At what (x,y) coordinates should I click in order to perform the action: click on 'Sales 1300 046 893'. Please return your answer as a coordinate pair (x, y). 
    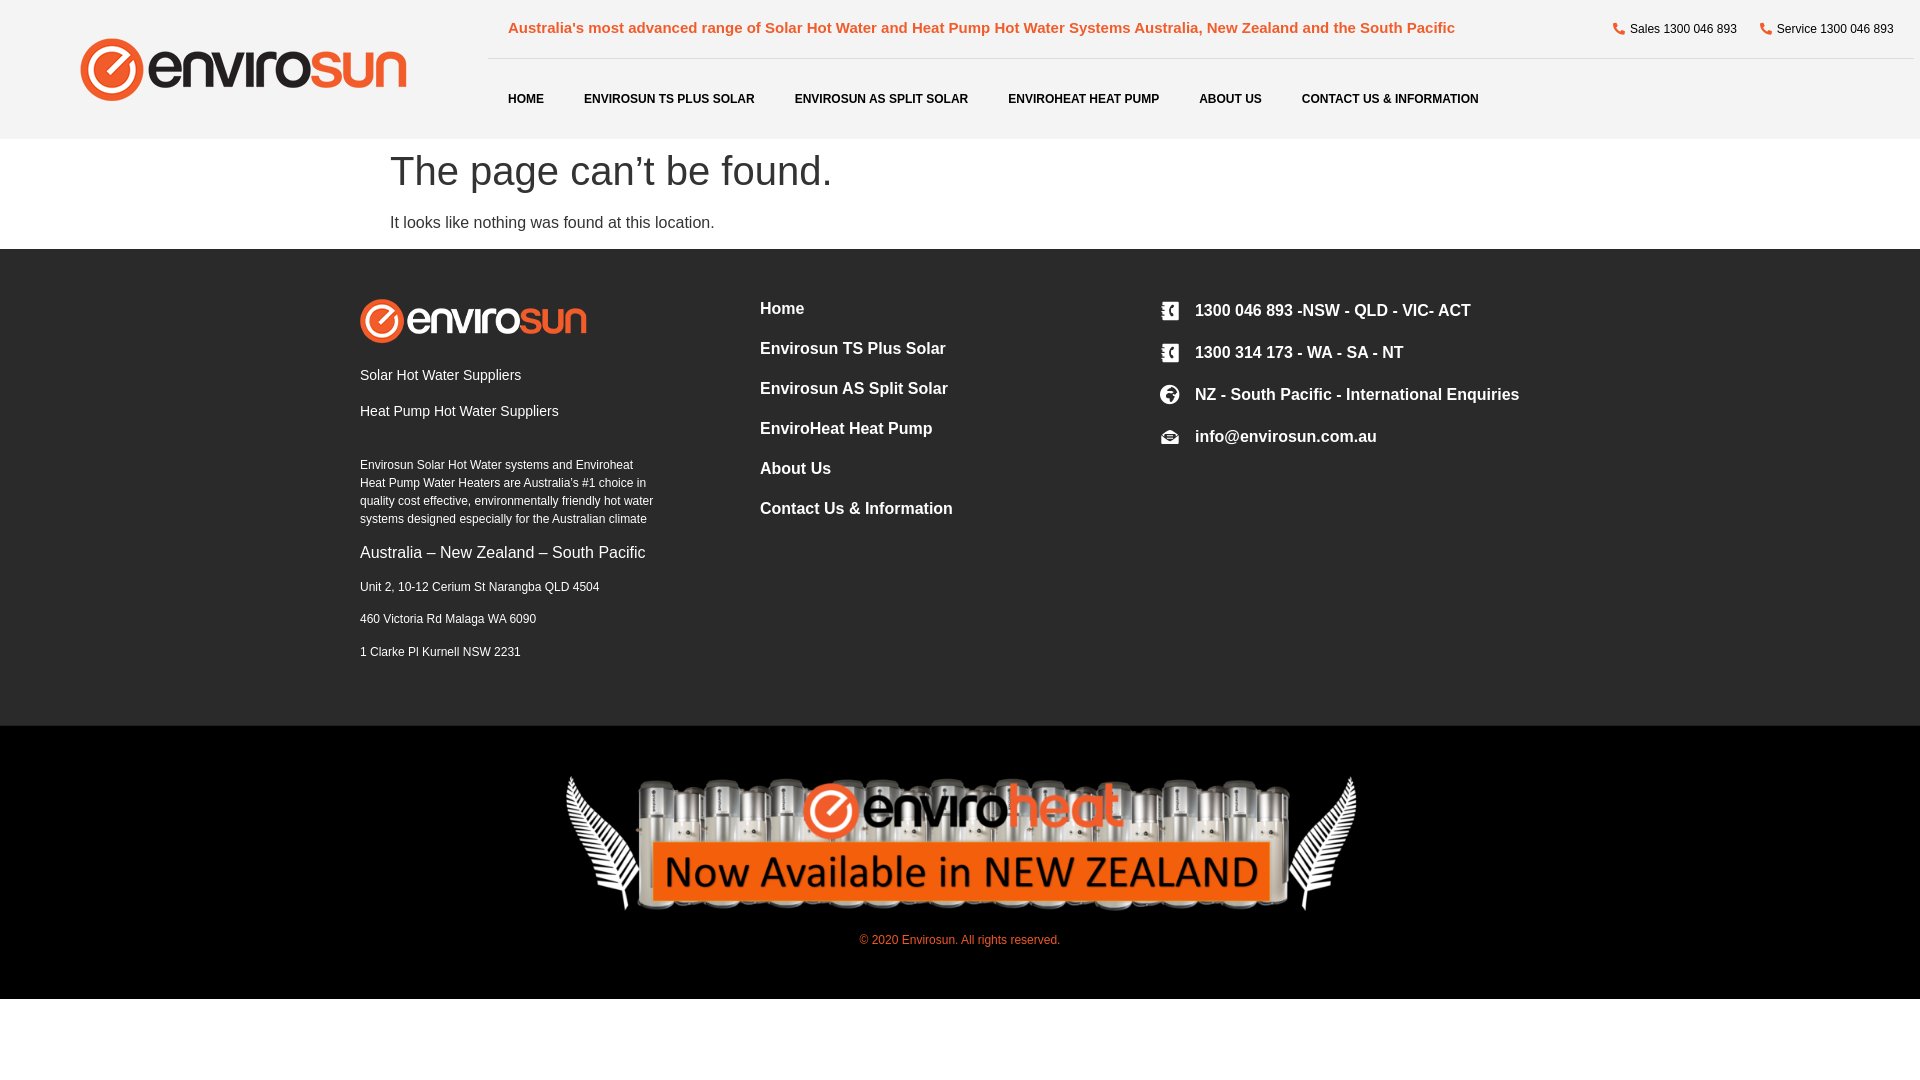
    Looking at the image, I should click on (1673, 29).